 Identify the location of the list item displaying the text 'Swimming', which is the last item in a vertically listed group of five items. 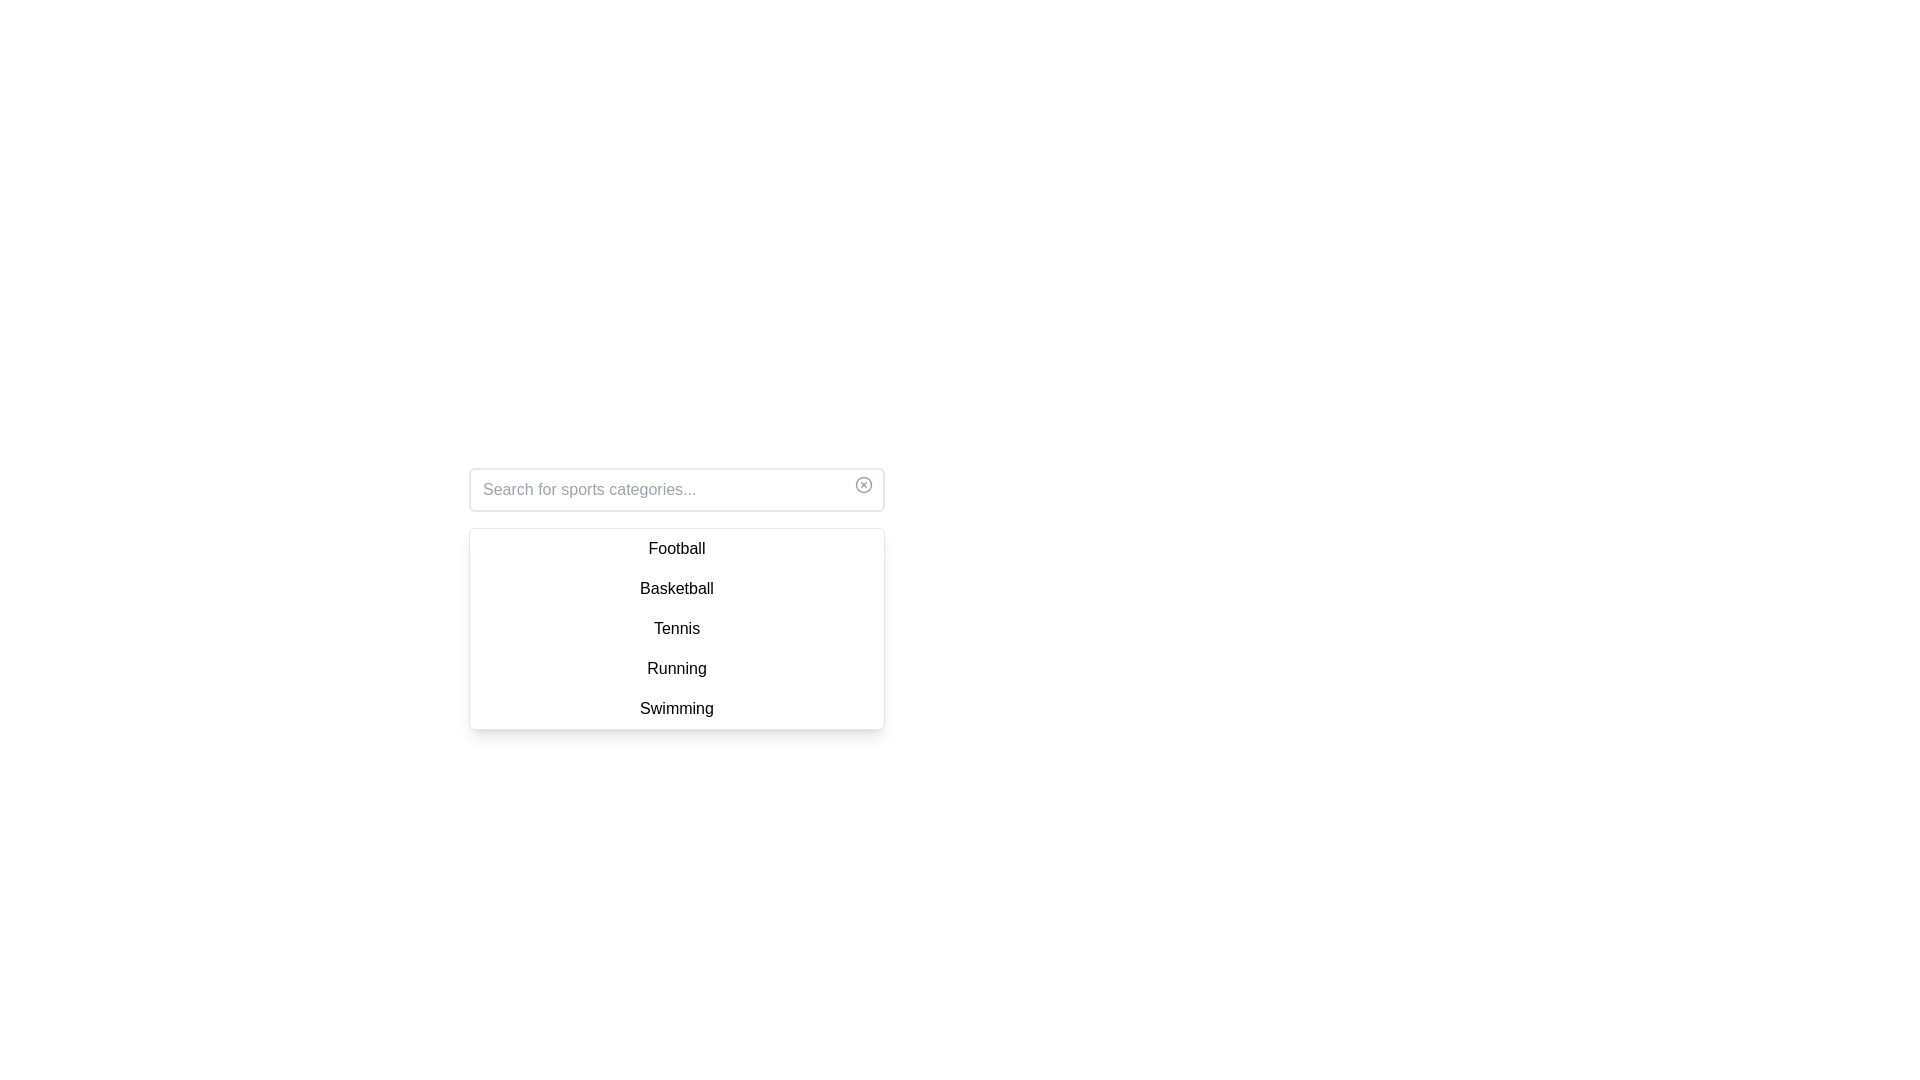
(676, 708).